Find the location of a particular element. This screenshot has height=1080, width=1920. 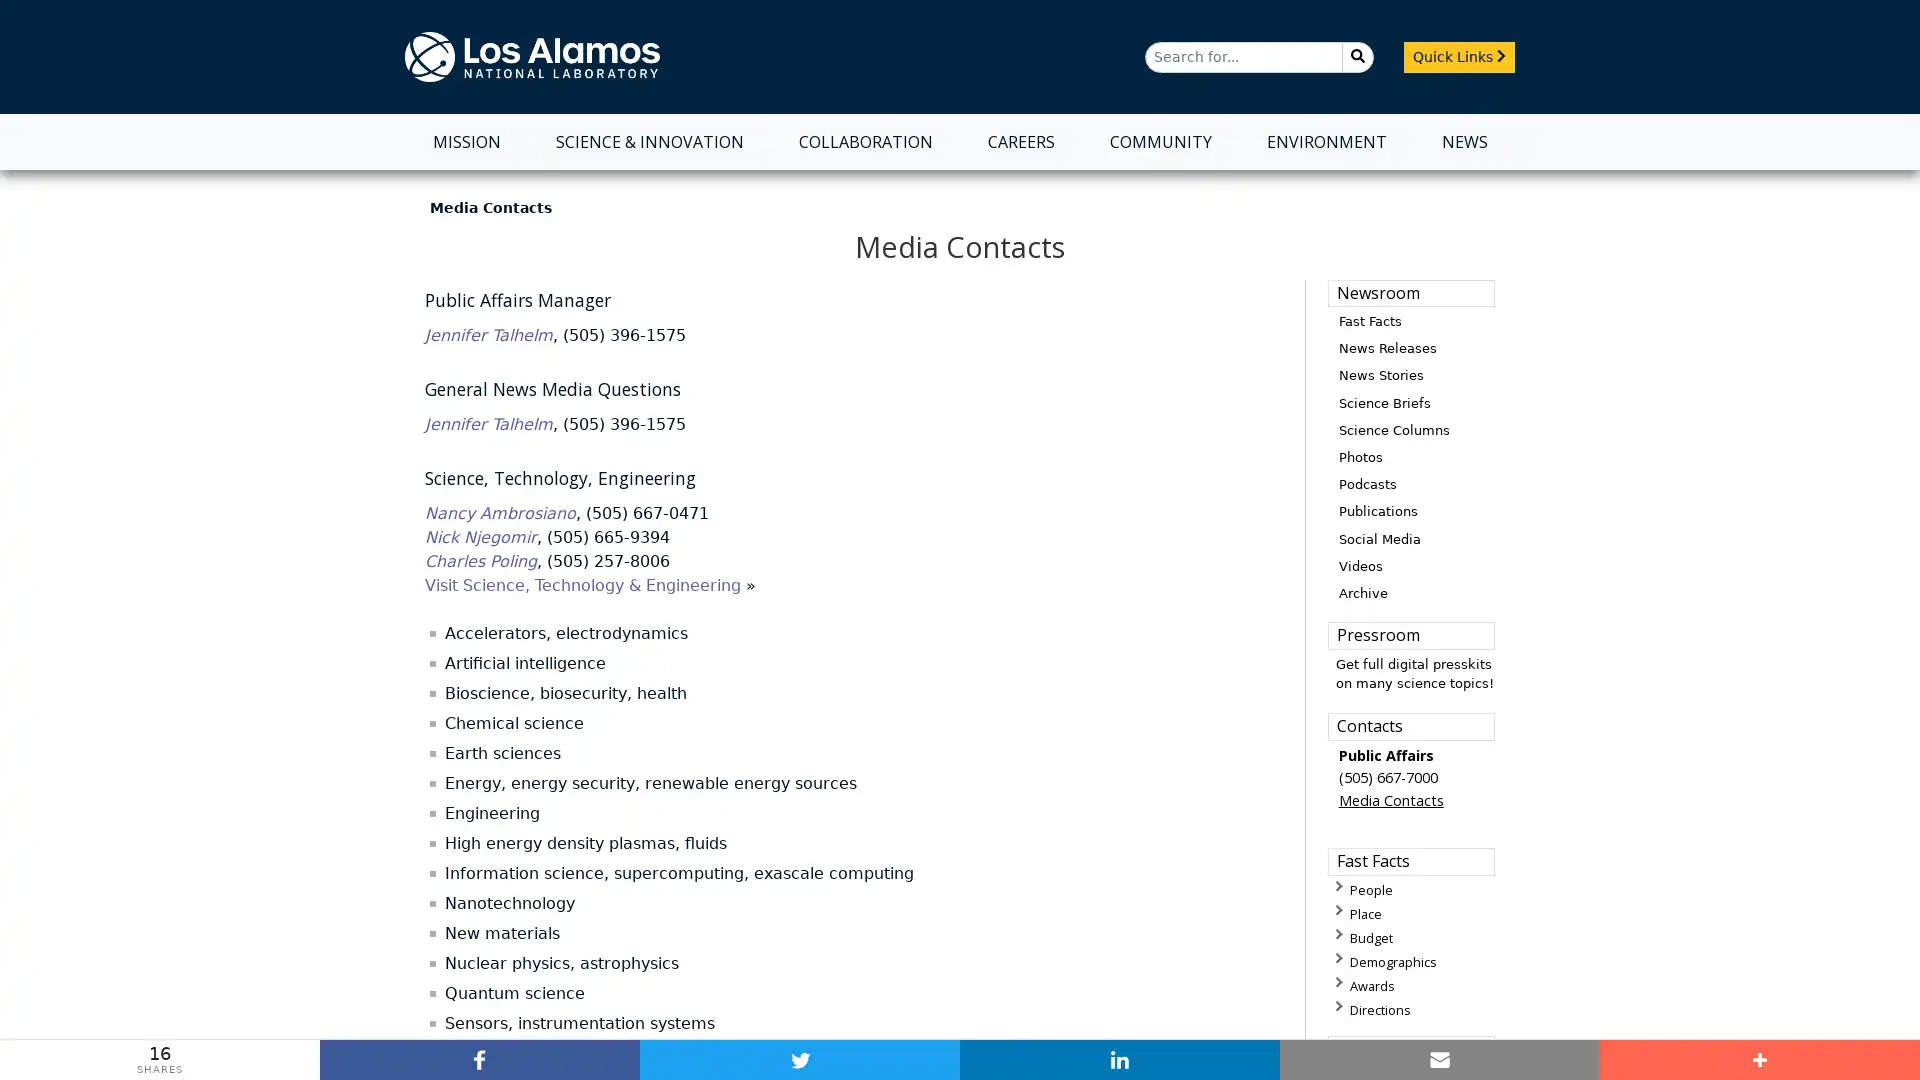

Search Button is located at coordinates (1358, 55).